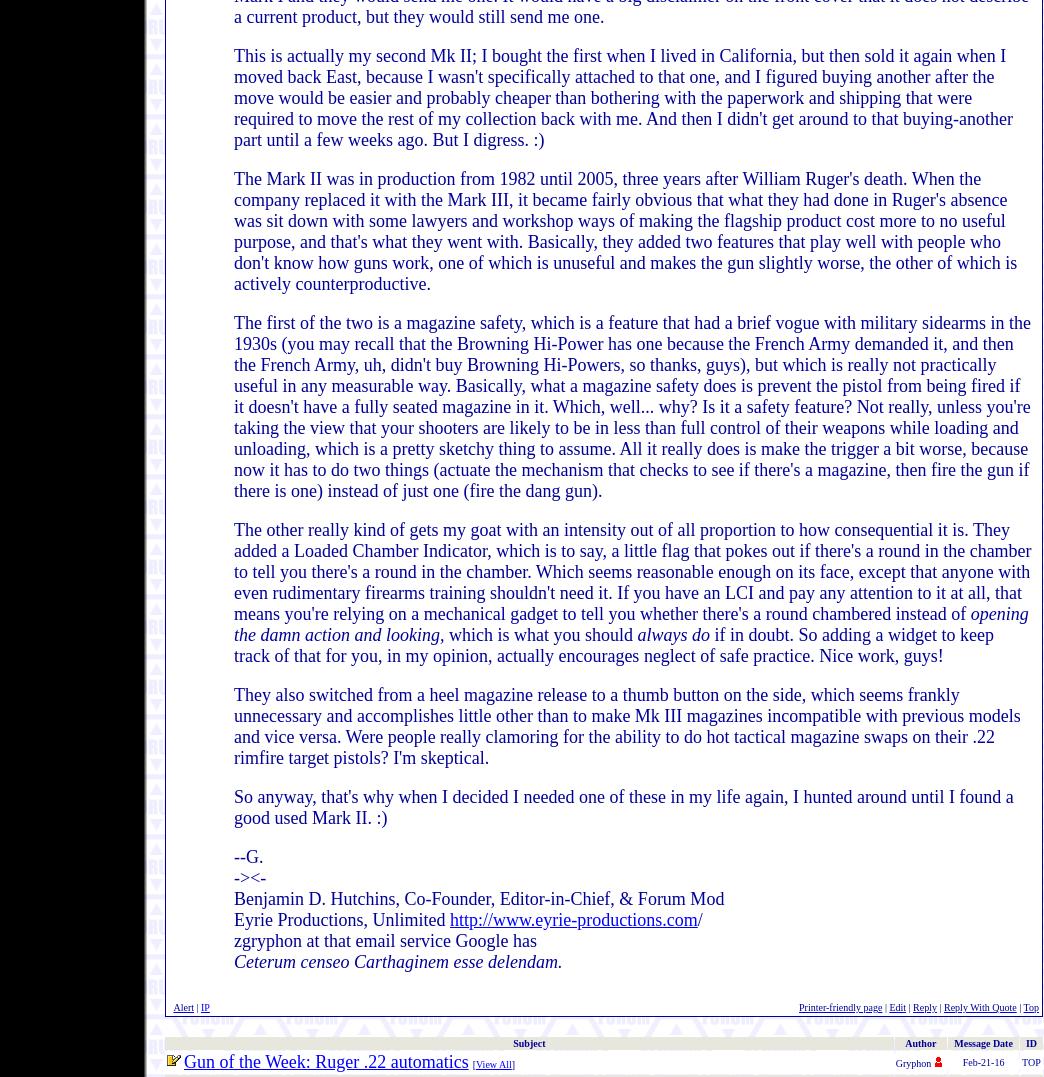 Image resolution: width=1044 pixels, height=1077 pixels. Describe the element at coordinates (508, 1043) in the screenshot. I see `'Subject'` at that location.